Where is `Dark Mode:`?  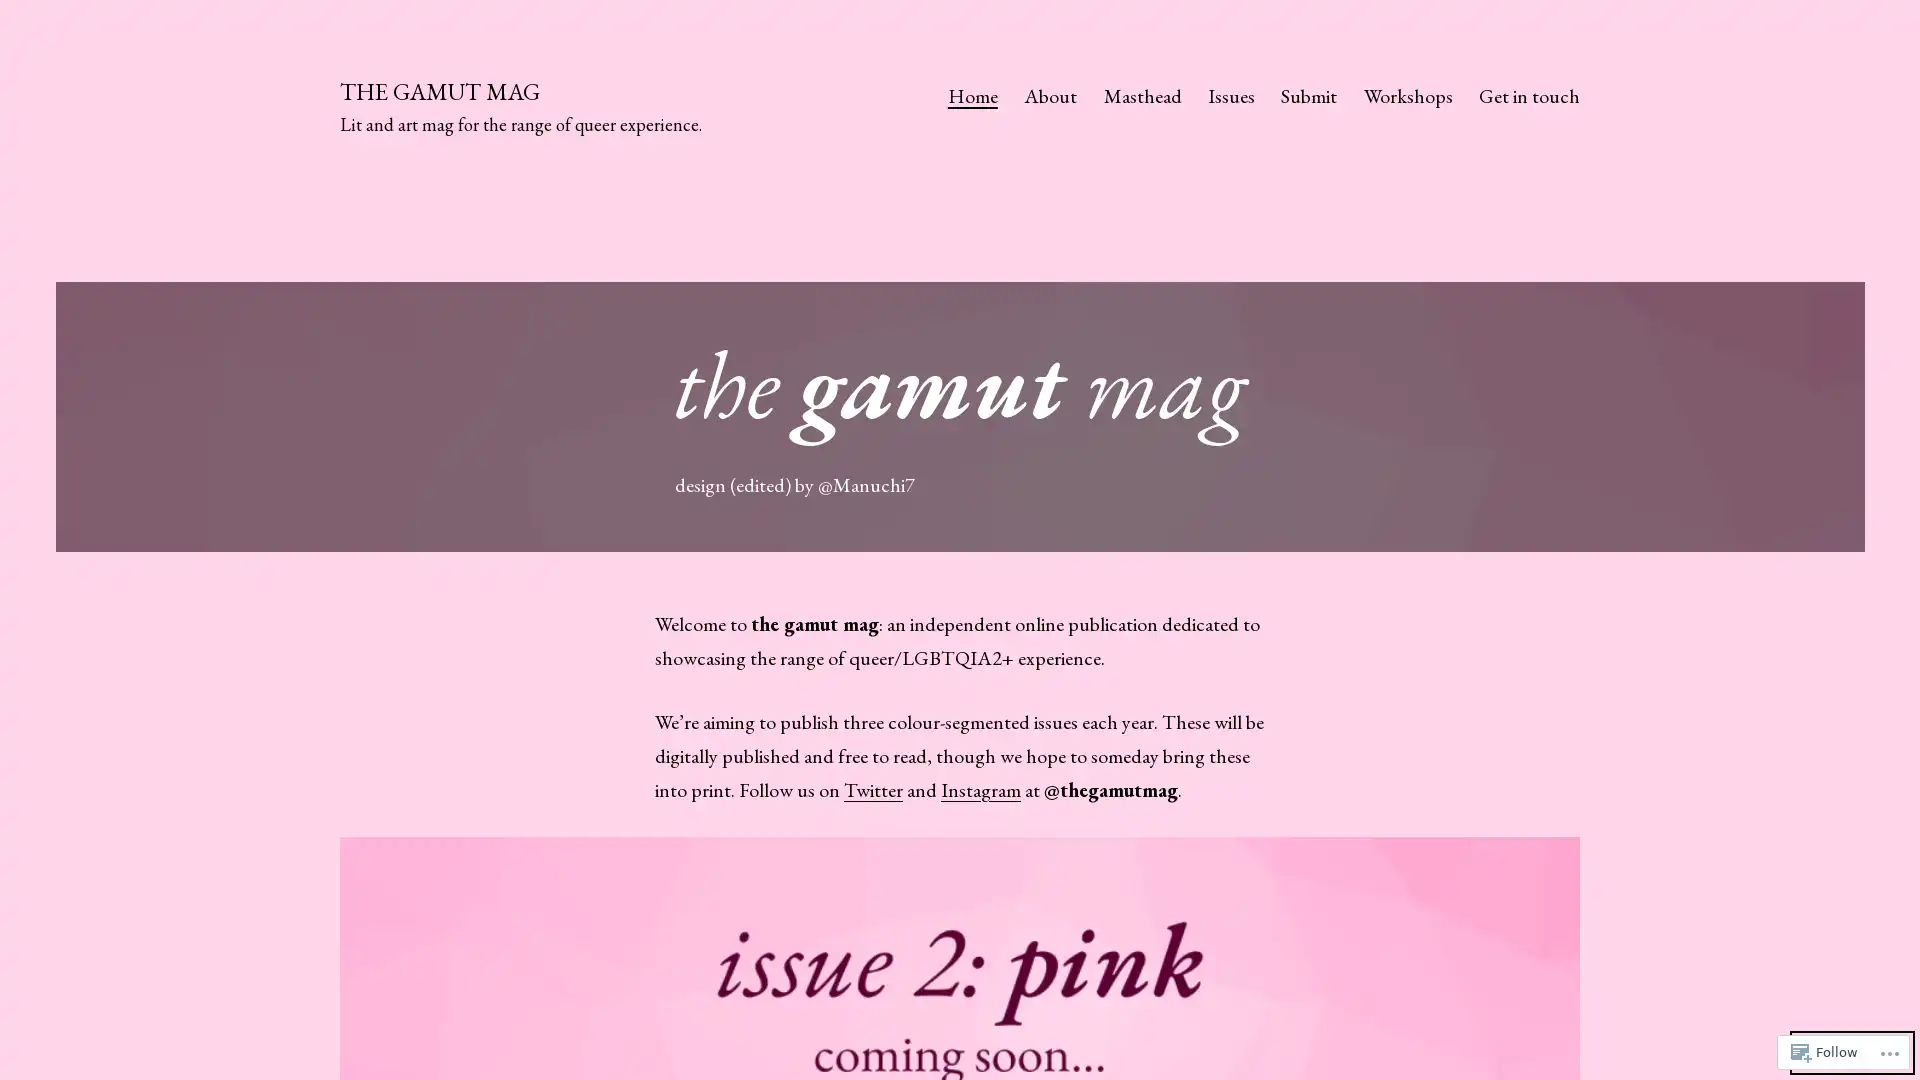 Dark Mode: is located at coordinates (1851, 1052).